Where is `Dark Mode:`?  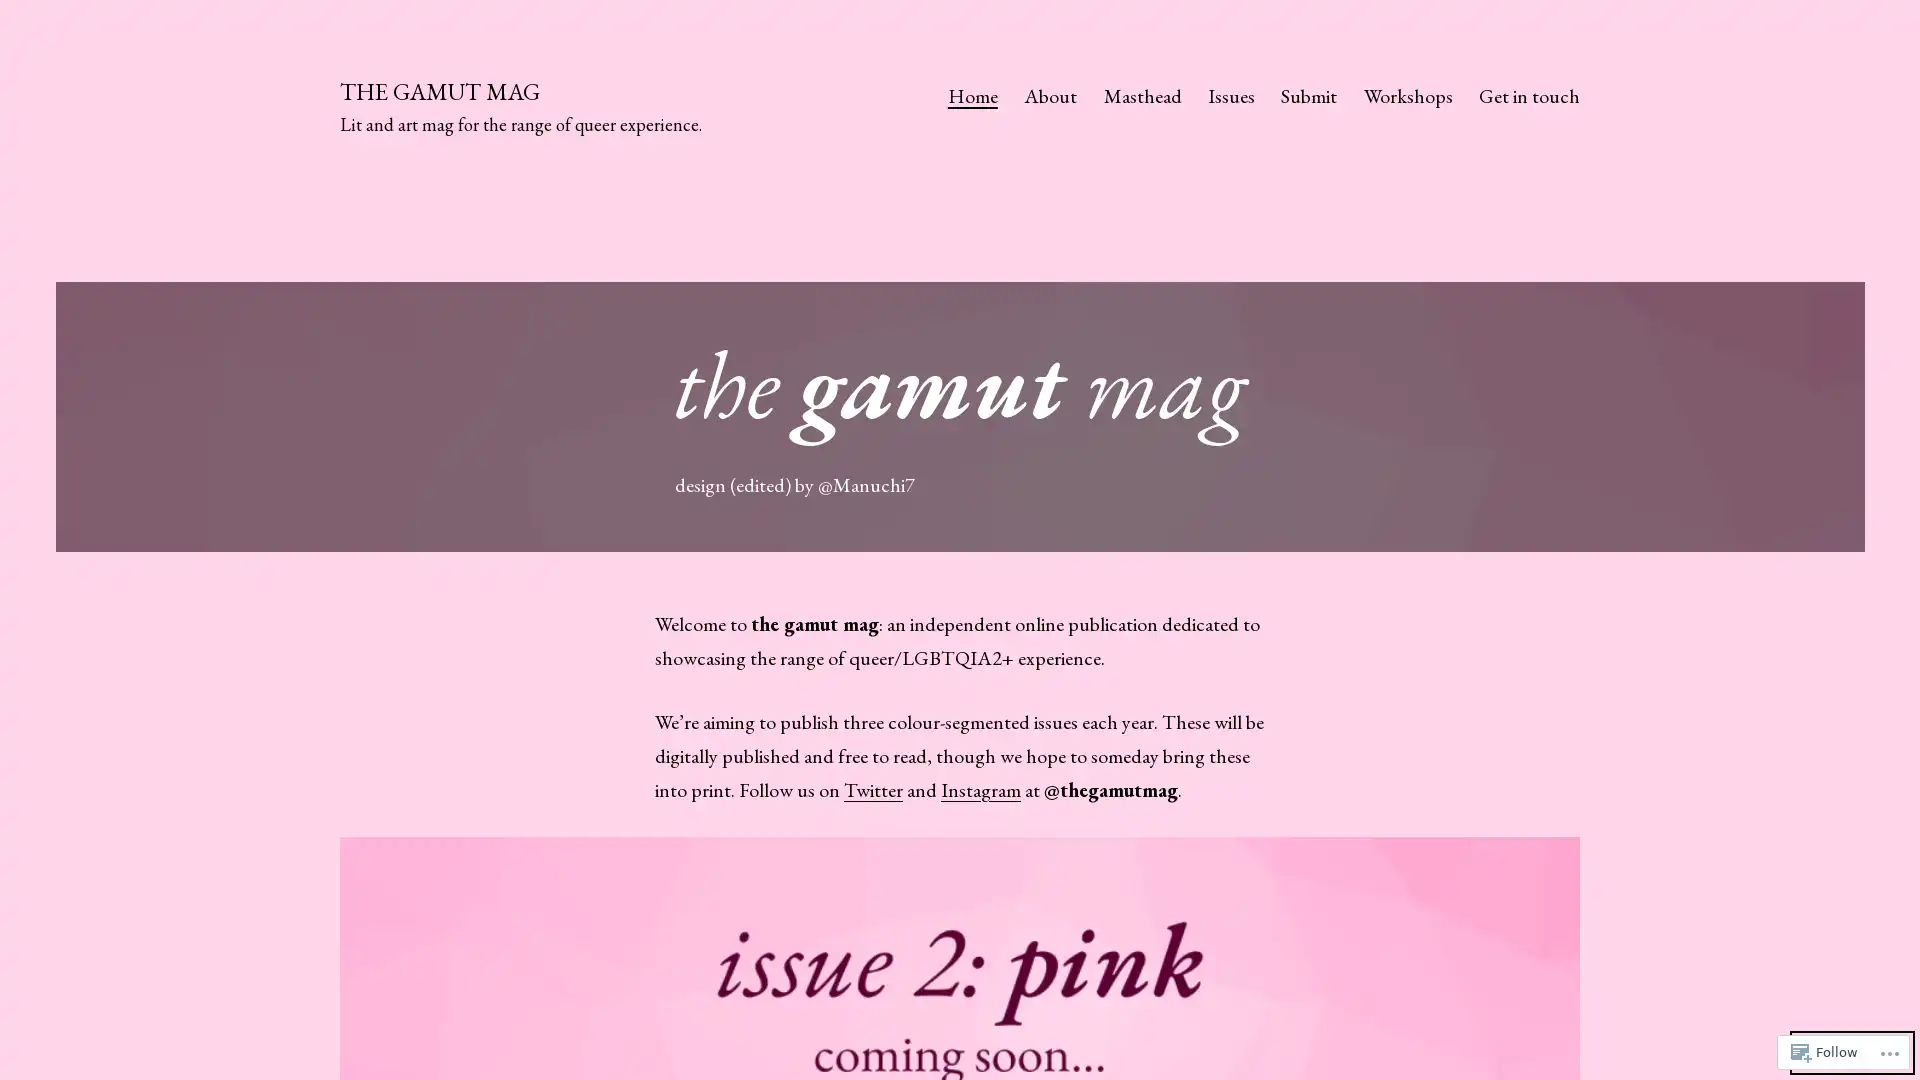 Dark Mode: is located at coordinates (1851, 1052).